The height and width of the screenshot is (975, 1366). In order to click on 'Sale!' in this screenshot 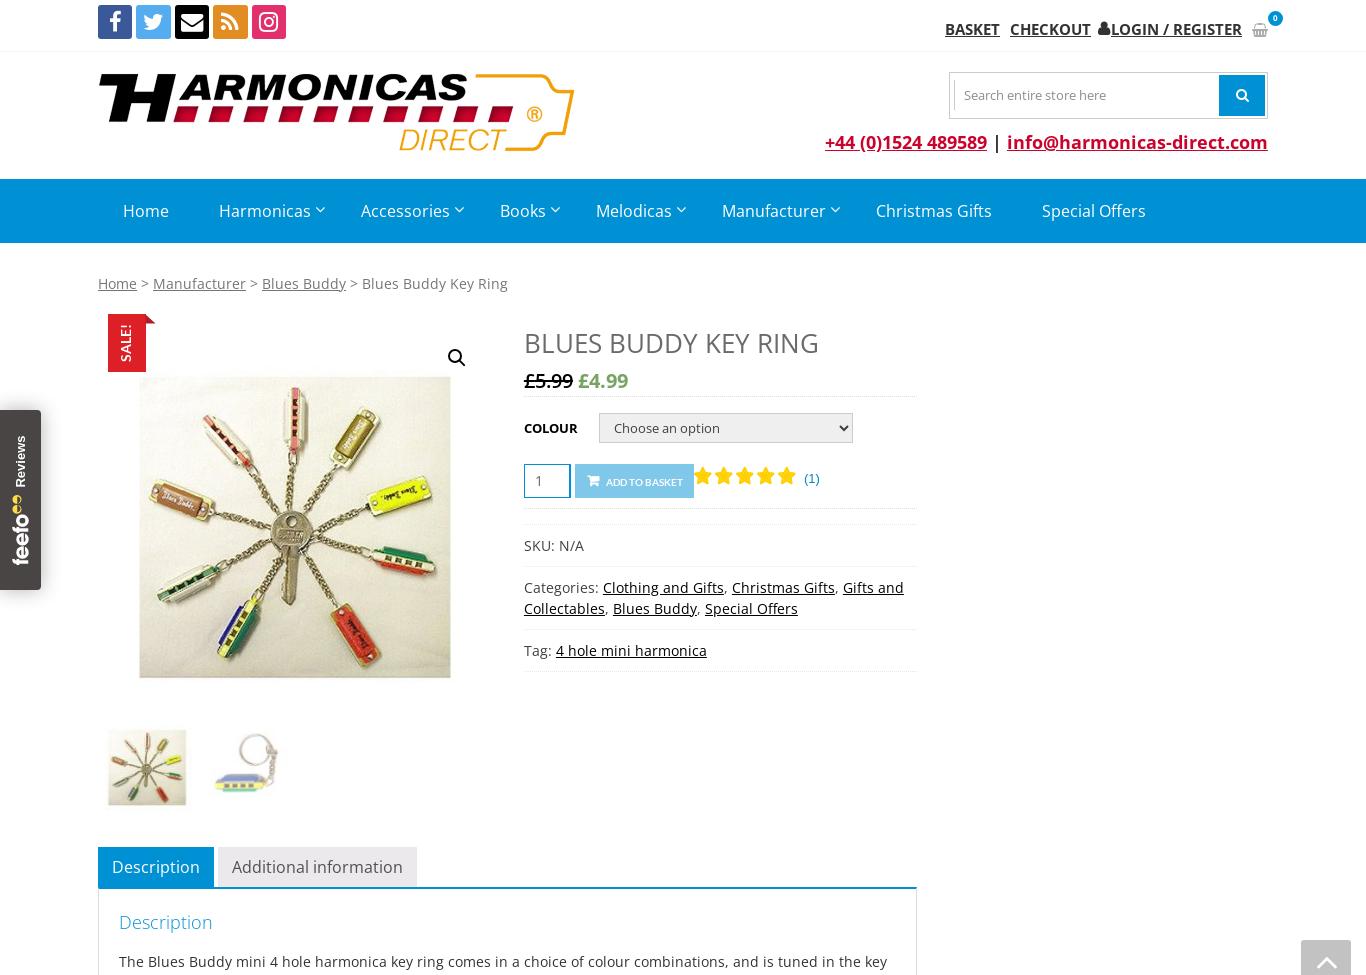, I will do `click(116, 341)`.